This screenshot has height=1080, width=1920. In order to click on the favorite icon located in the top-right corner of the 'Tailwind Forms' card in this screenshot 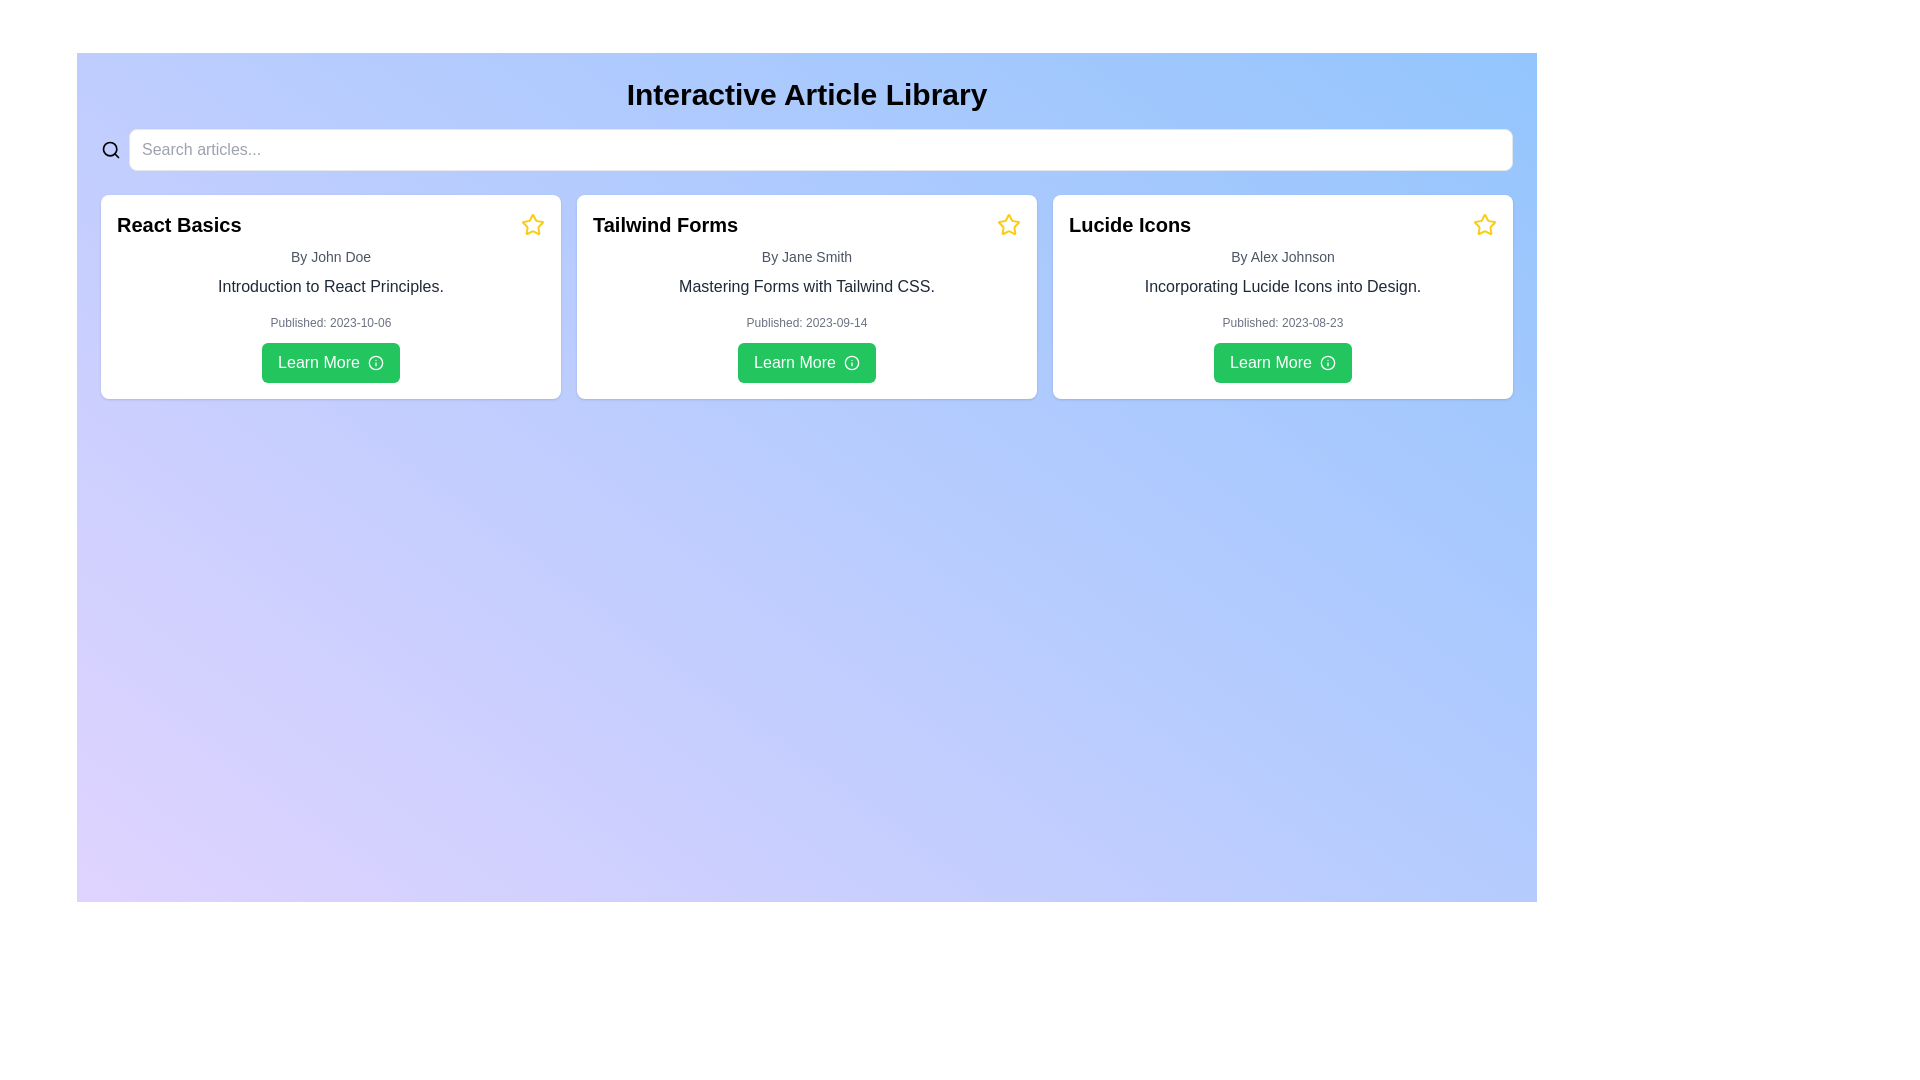, I will do `click(1008, 224)`.